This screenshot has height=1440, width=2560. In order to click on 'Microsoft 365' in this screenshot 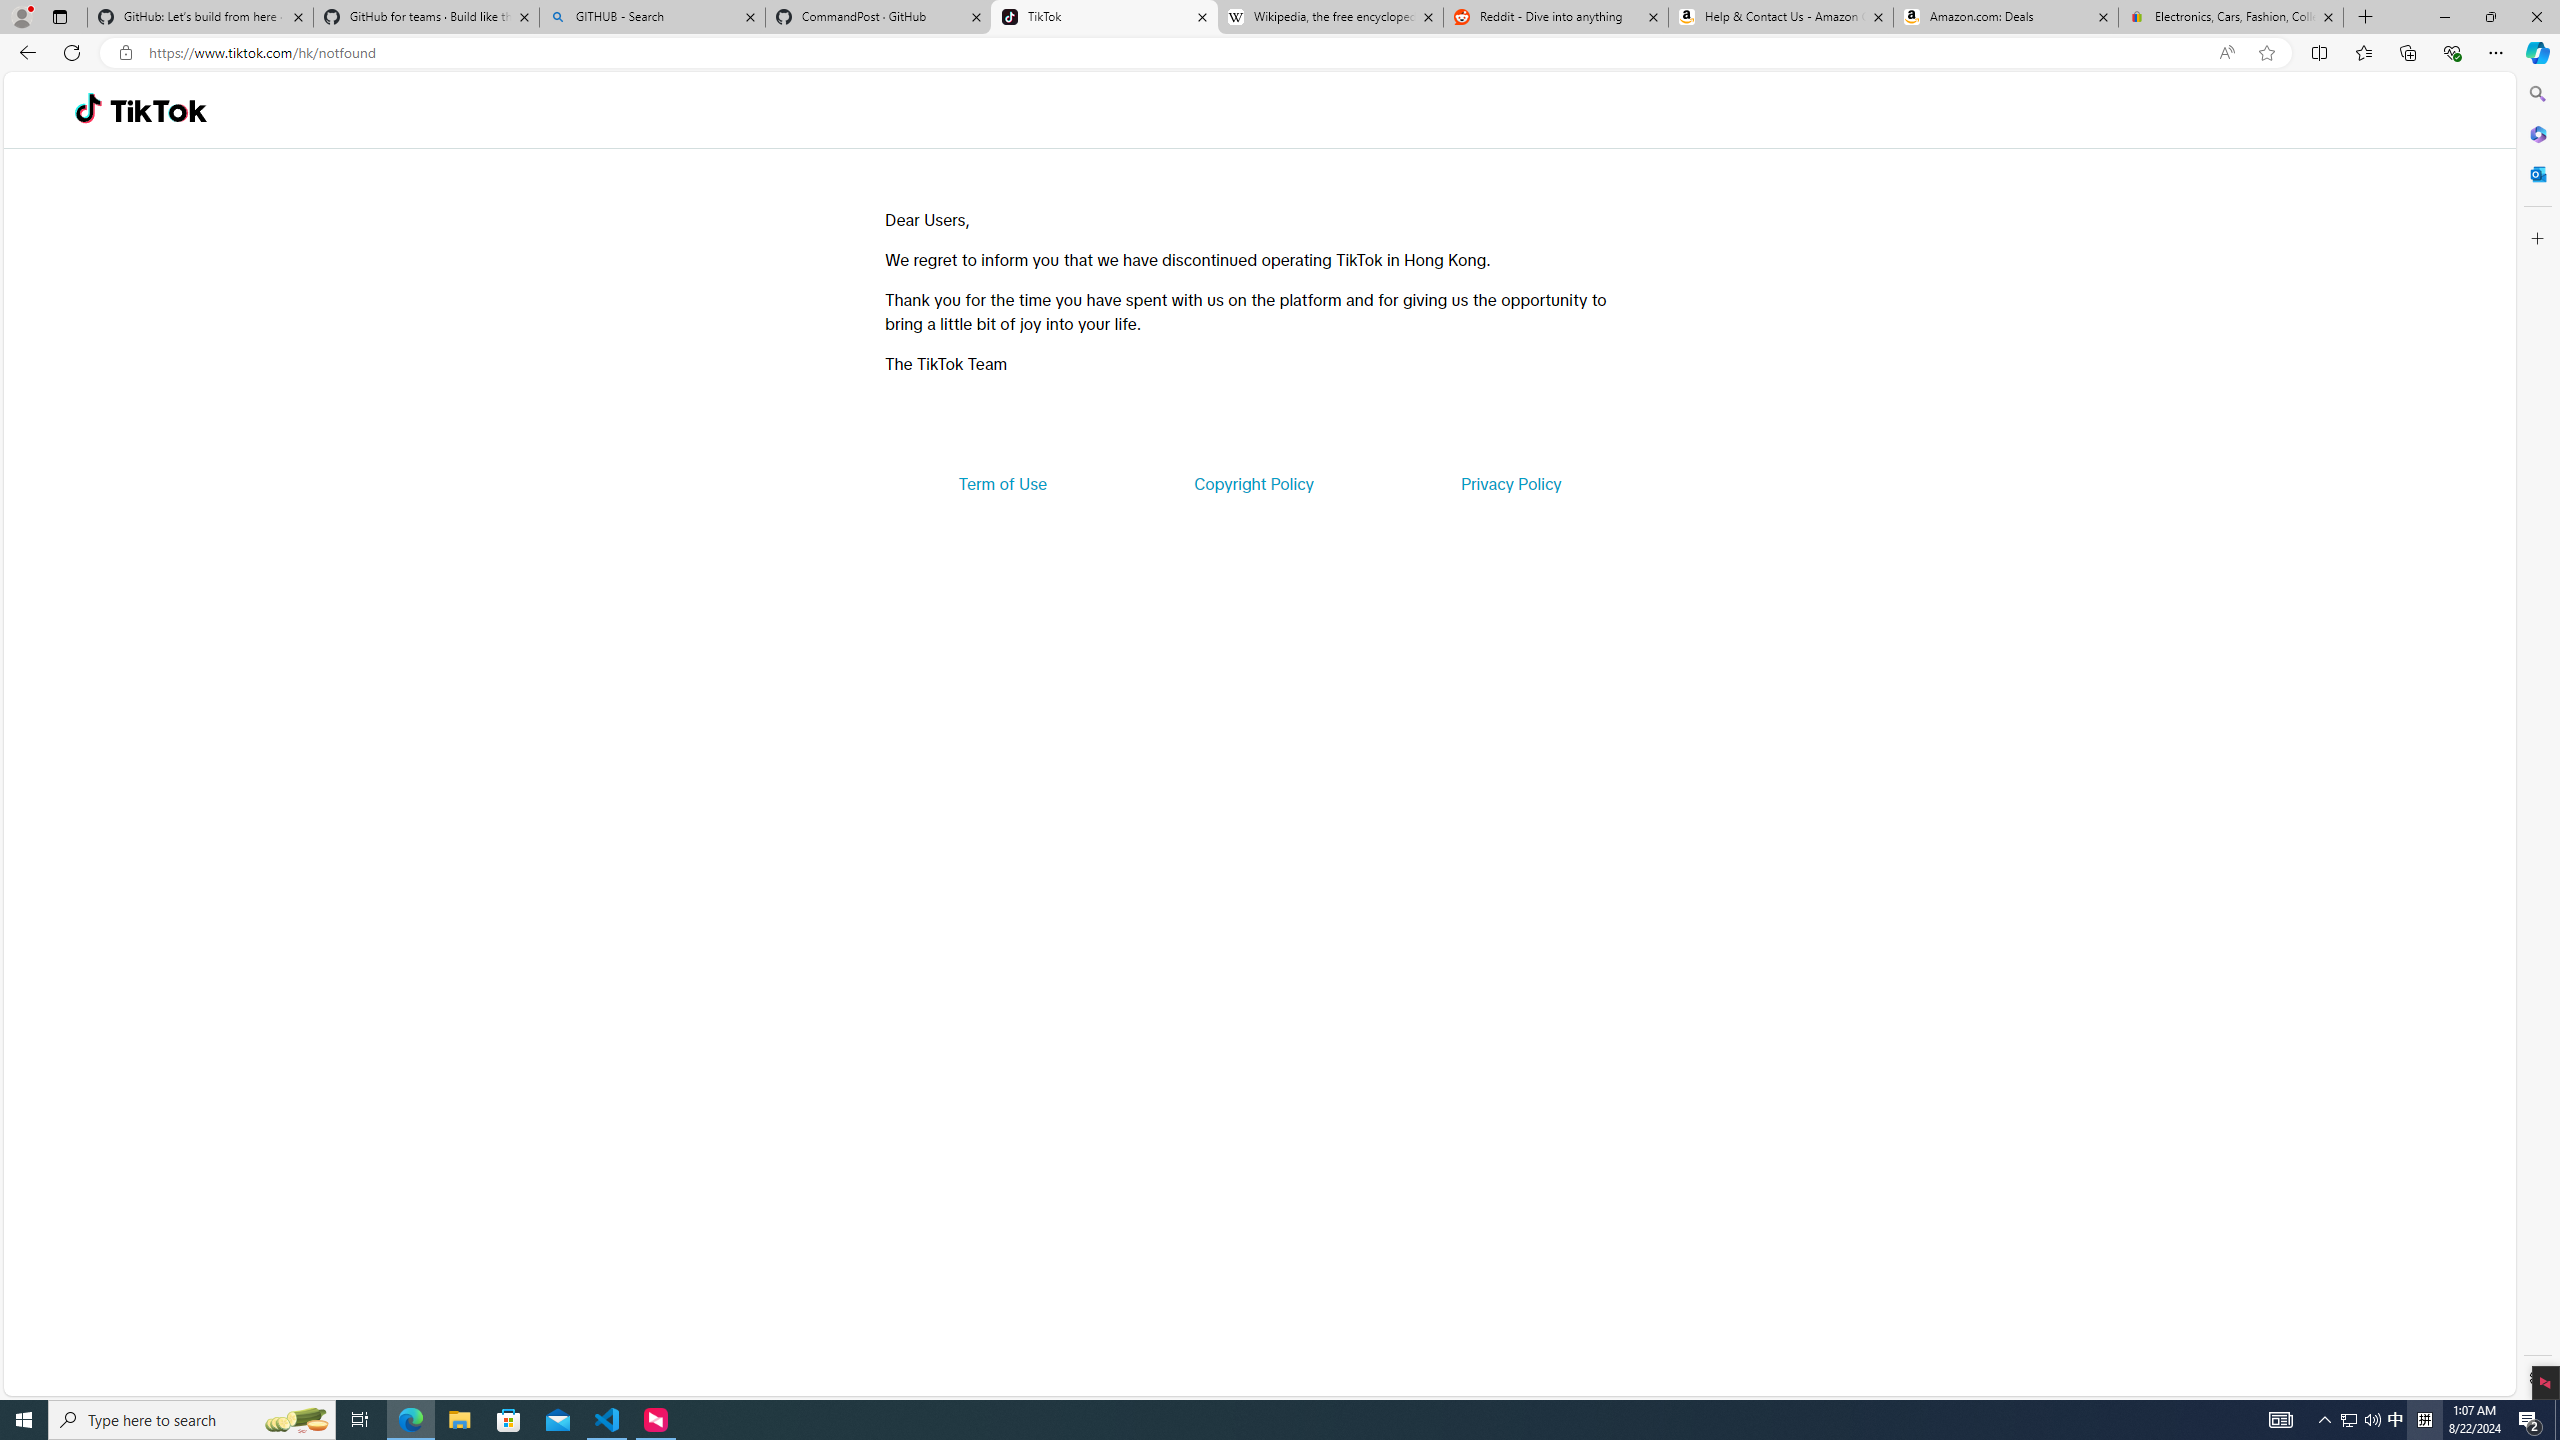, I will do `click(2535, 134)`.